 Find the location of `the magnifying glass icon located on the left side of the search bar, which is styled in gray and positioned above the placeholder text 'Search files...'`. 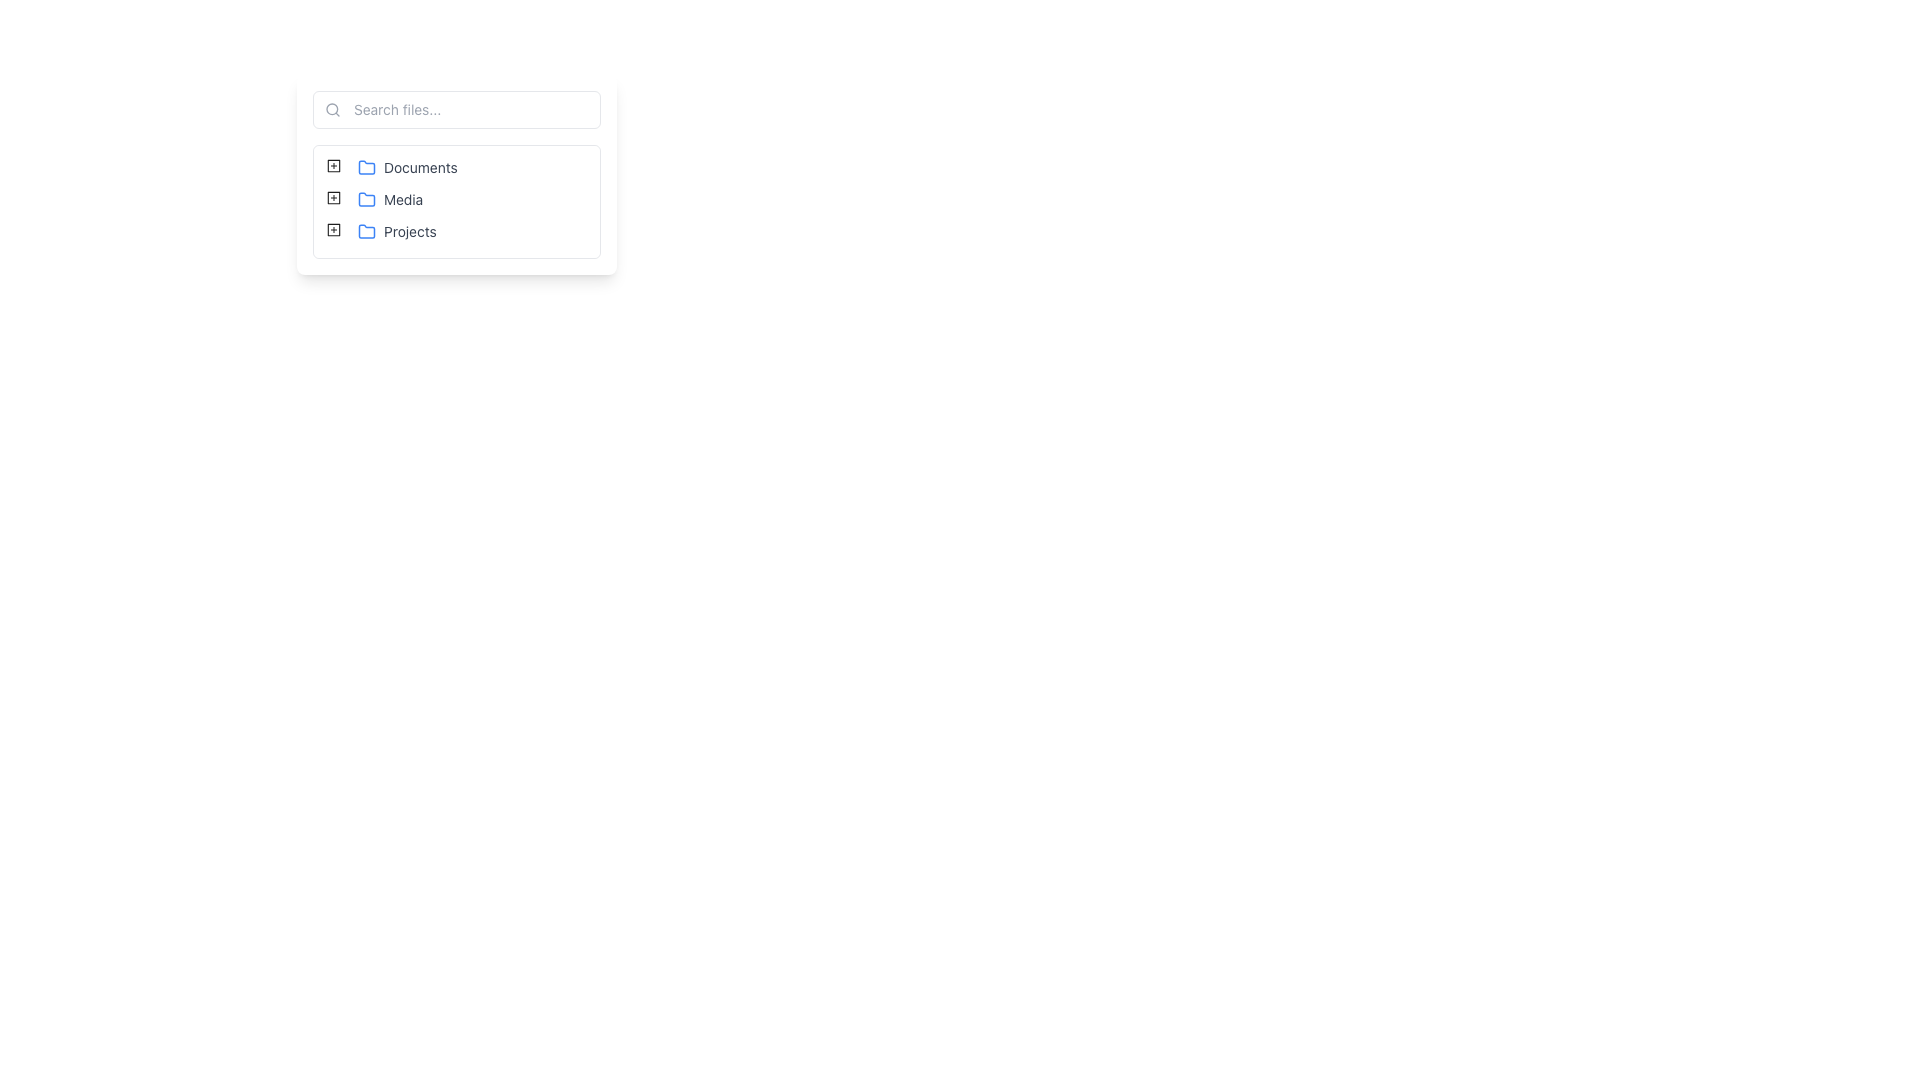

the magnifying glass icon located on the left side of the search bar, which is styled in gray and positioned above the placeholder text 'Search files...' is located at coordinates (332, 110).